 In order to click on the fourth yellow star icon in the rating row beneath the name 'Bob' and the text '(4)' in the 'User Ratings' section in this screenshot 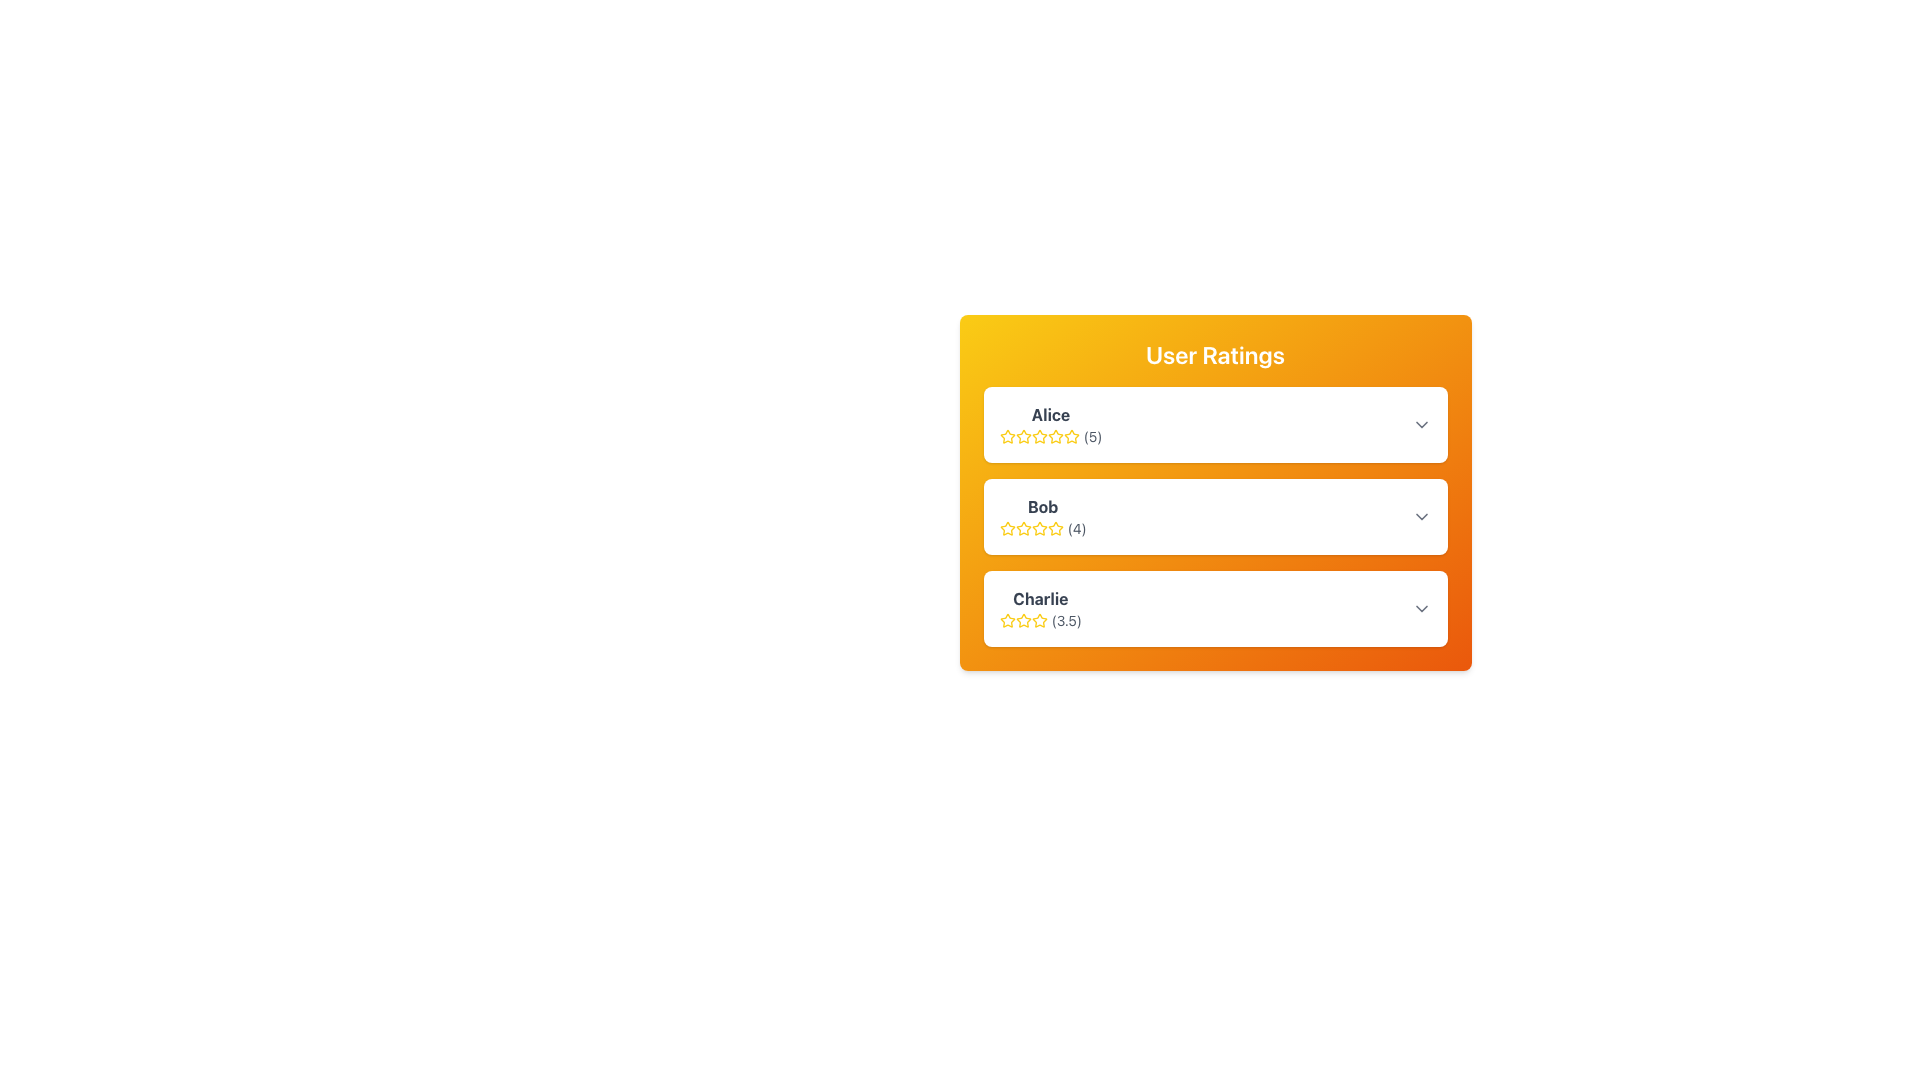, I will do `click(1039, 527)`.